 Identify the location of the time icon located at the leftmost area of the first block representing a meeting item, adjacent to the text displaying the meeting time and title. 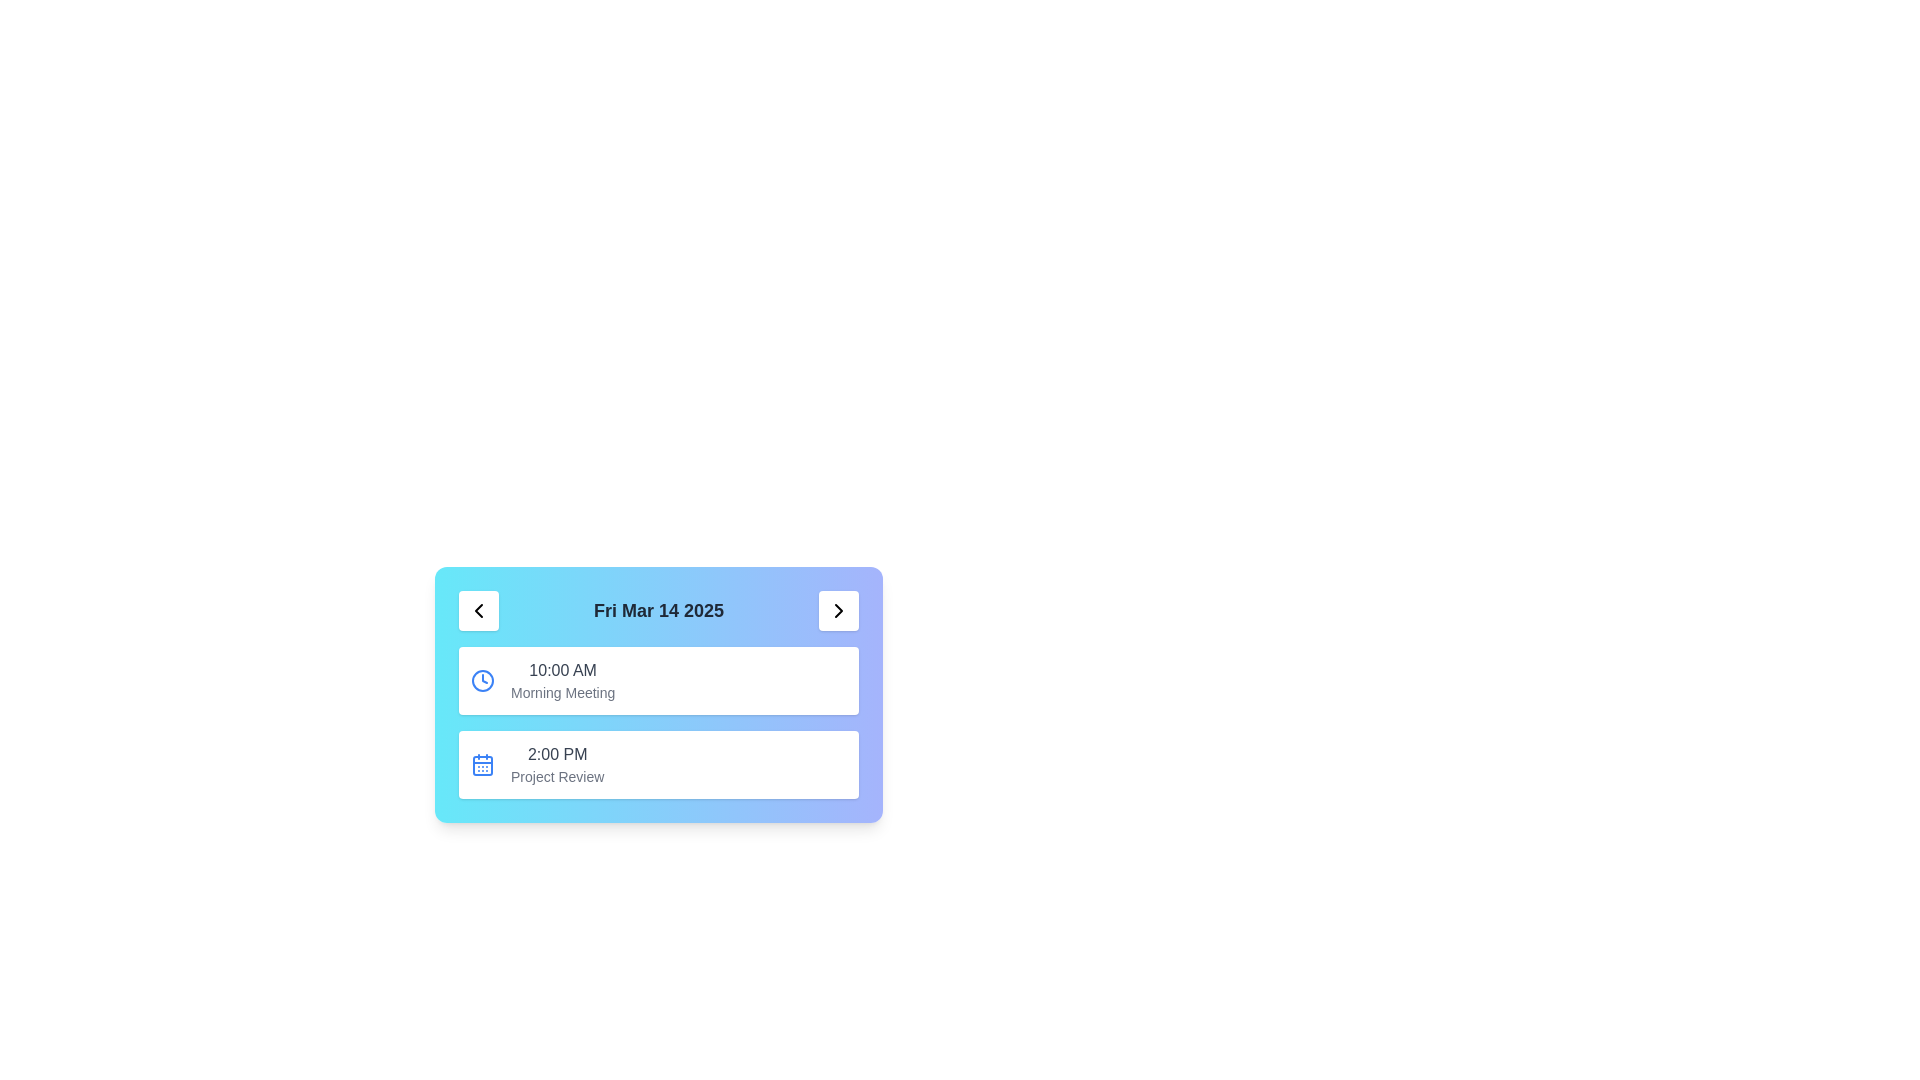
(483, 680).